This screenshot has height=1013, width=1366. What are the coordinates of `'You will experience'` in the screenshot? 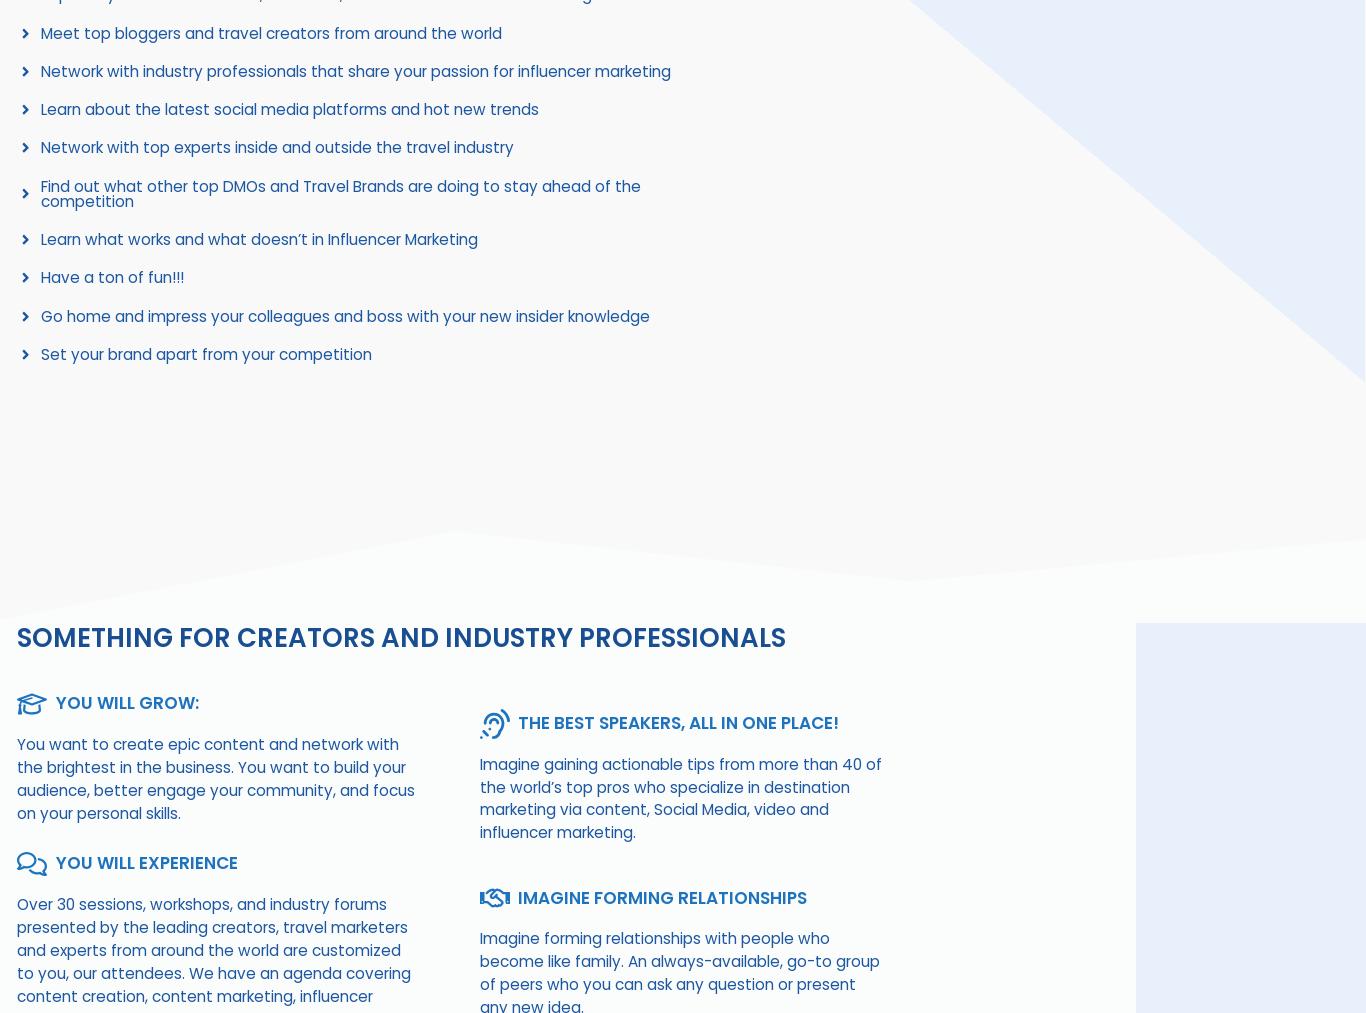 It's located at (145, 861).